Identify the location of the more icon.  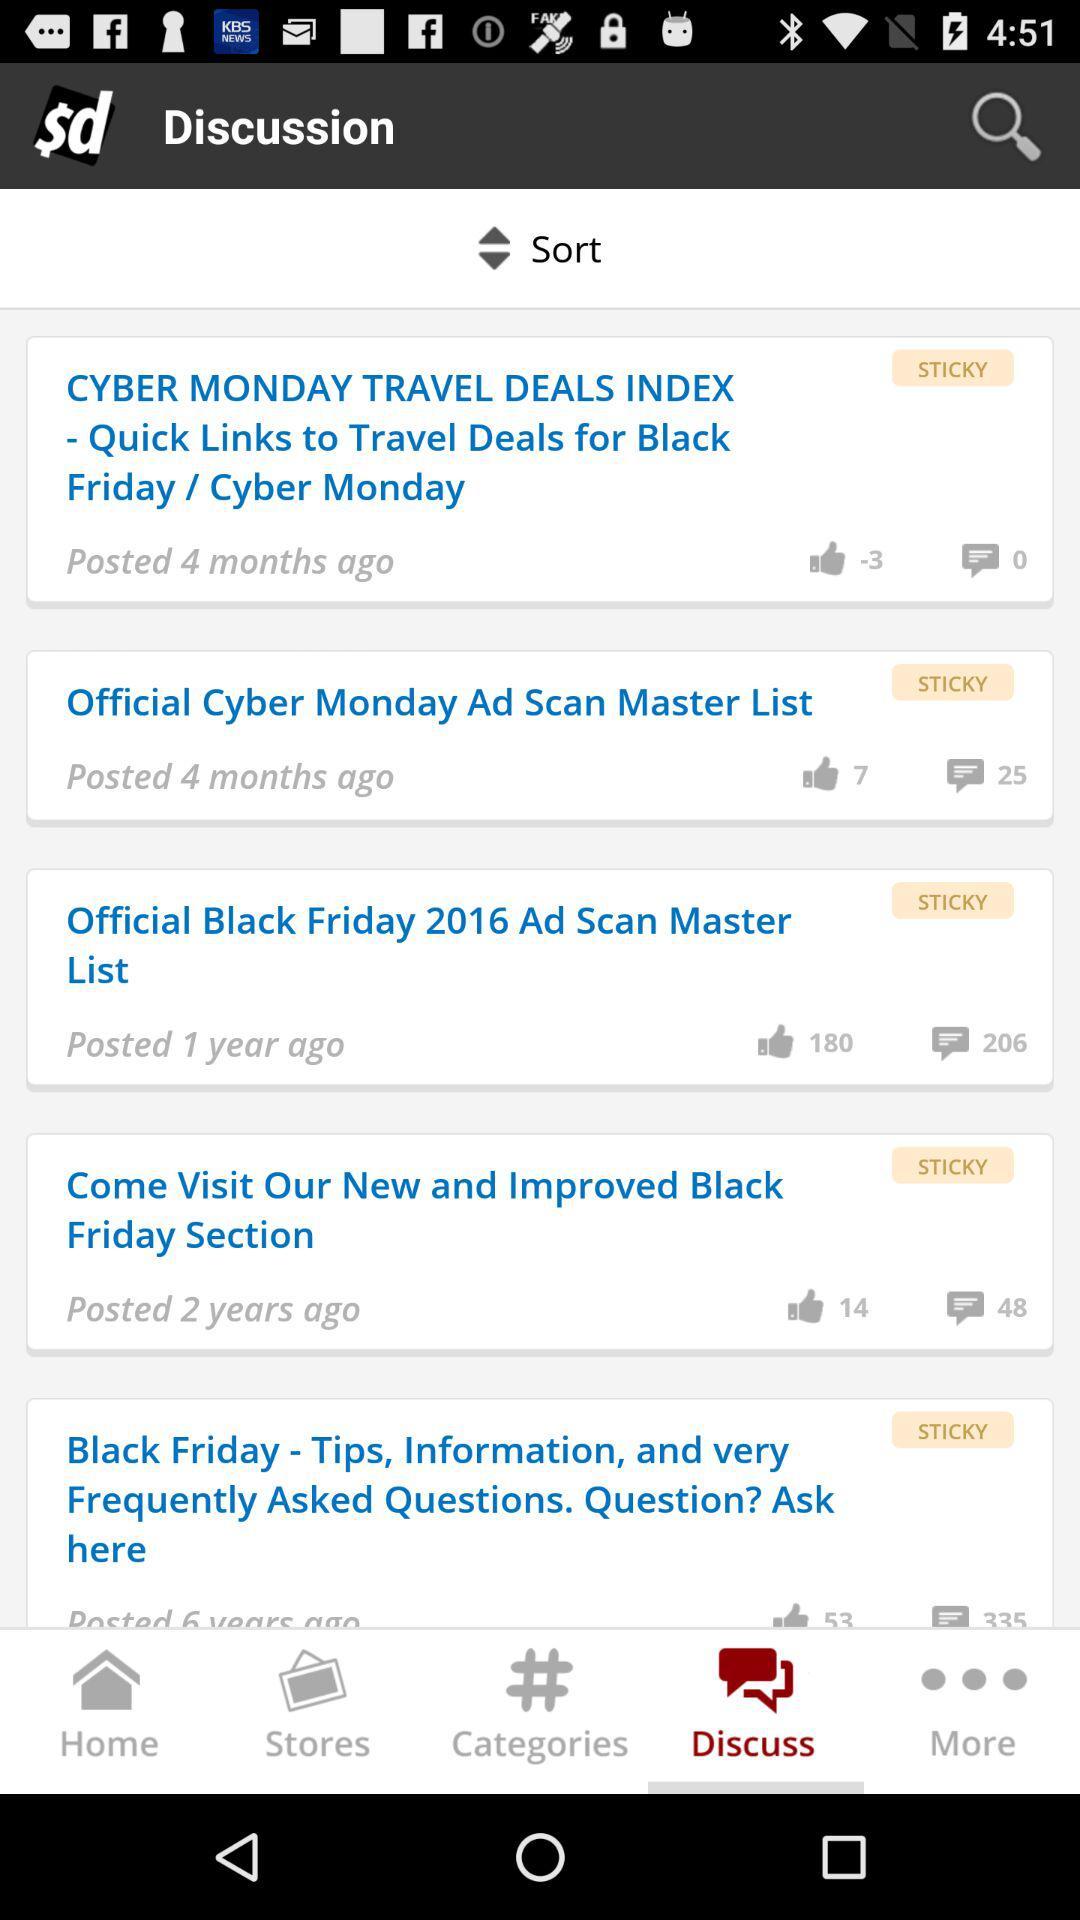
(970, 1836).